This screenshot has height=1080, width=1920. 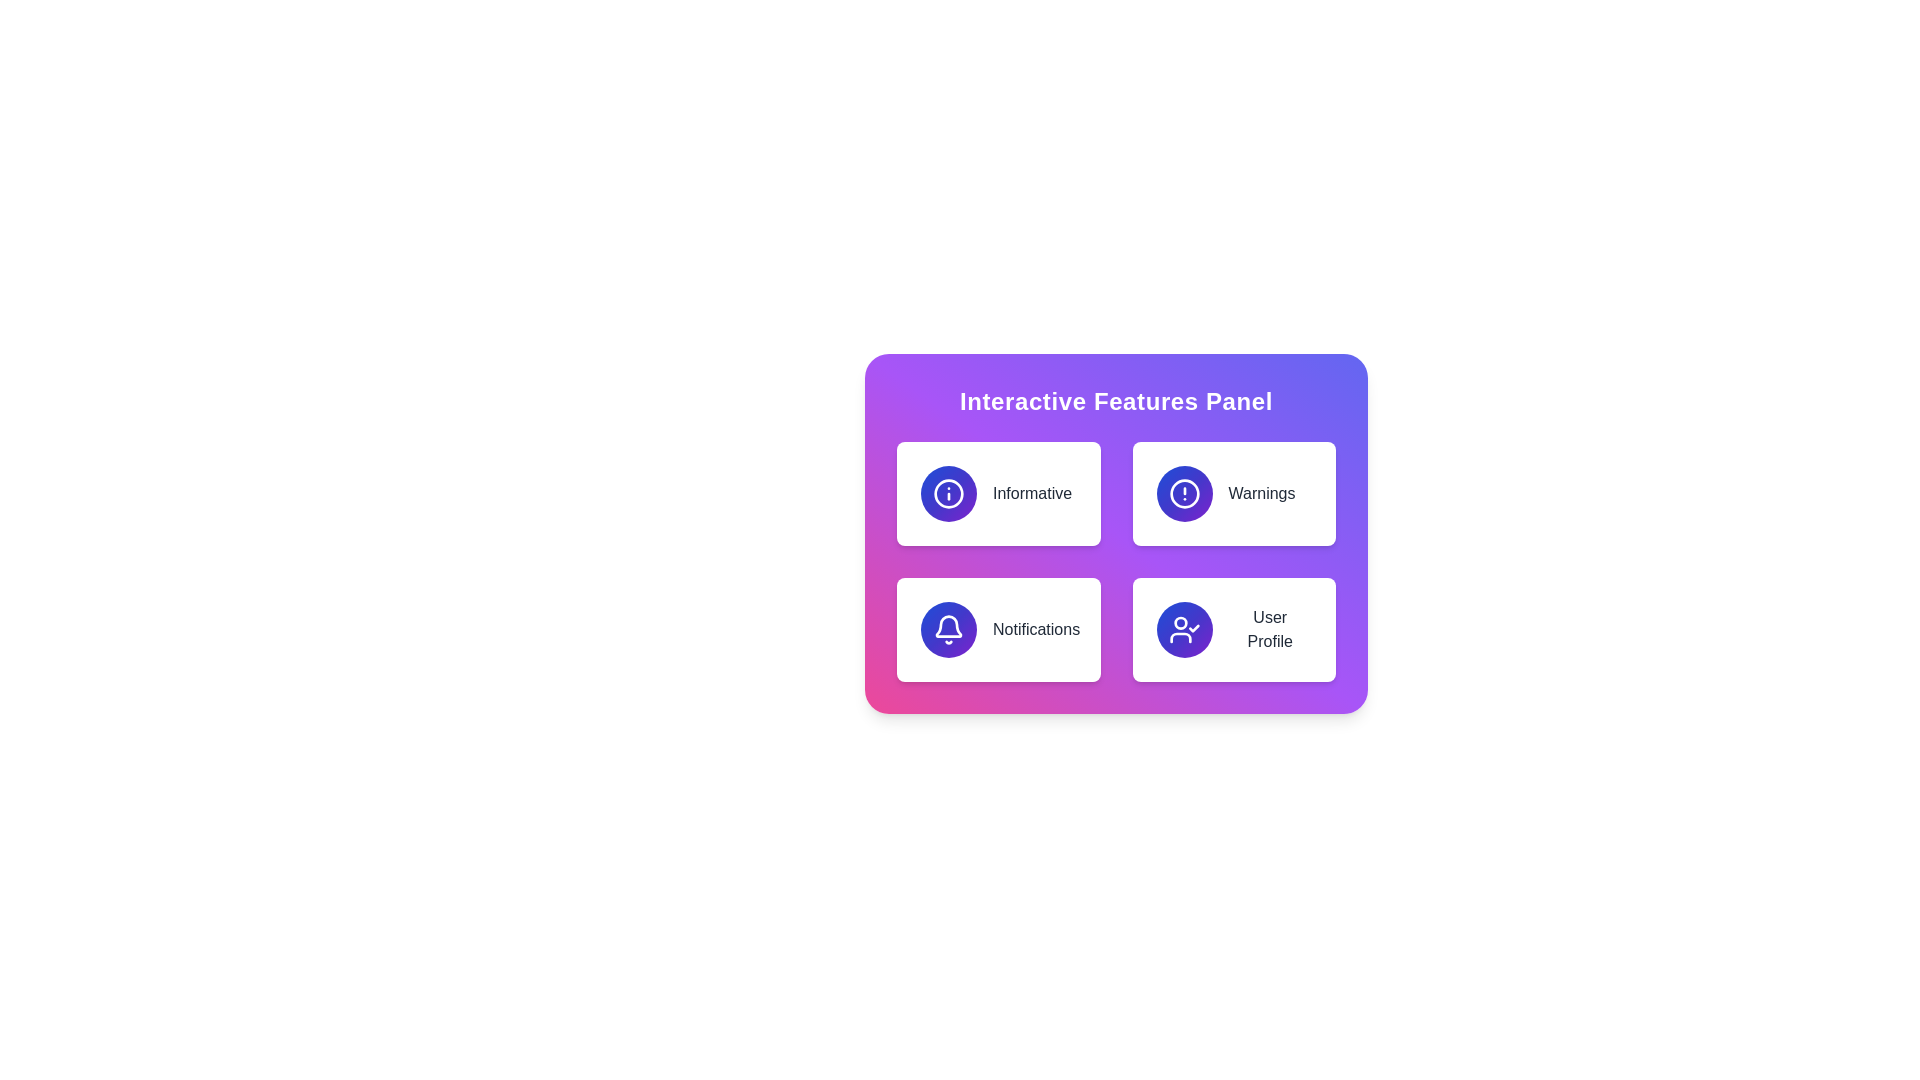 What do you see at coordinates (1180, 622) in the screenshot?
I see `the SVG Circle element that represents a user profile icon, located in the upper-left quadrant of the user profile graphic` at bounding box center [1180, 622].